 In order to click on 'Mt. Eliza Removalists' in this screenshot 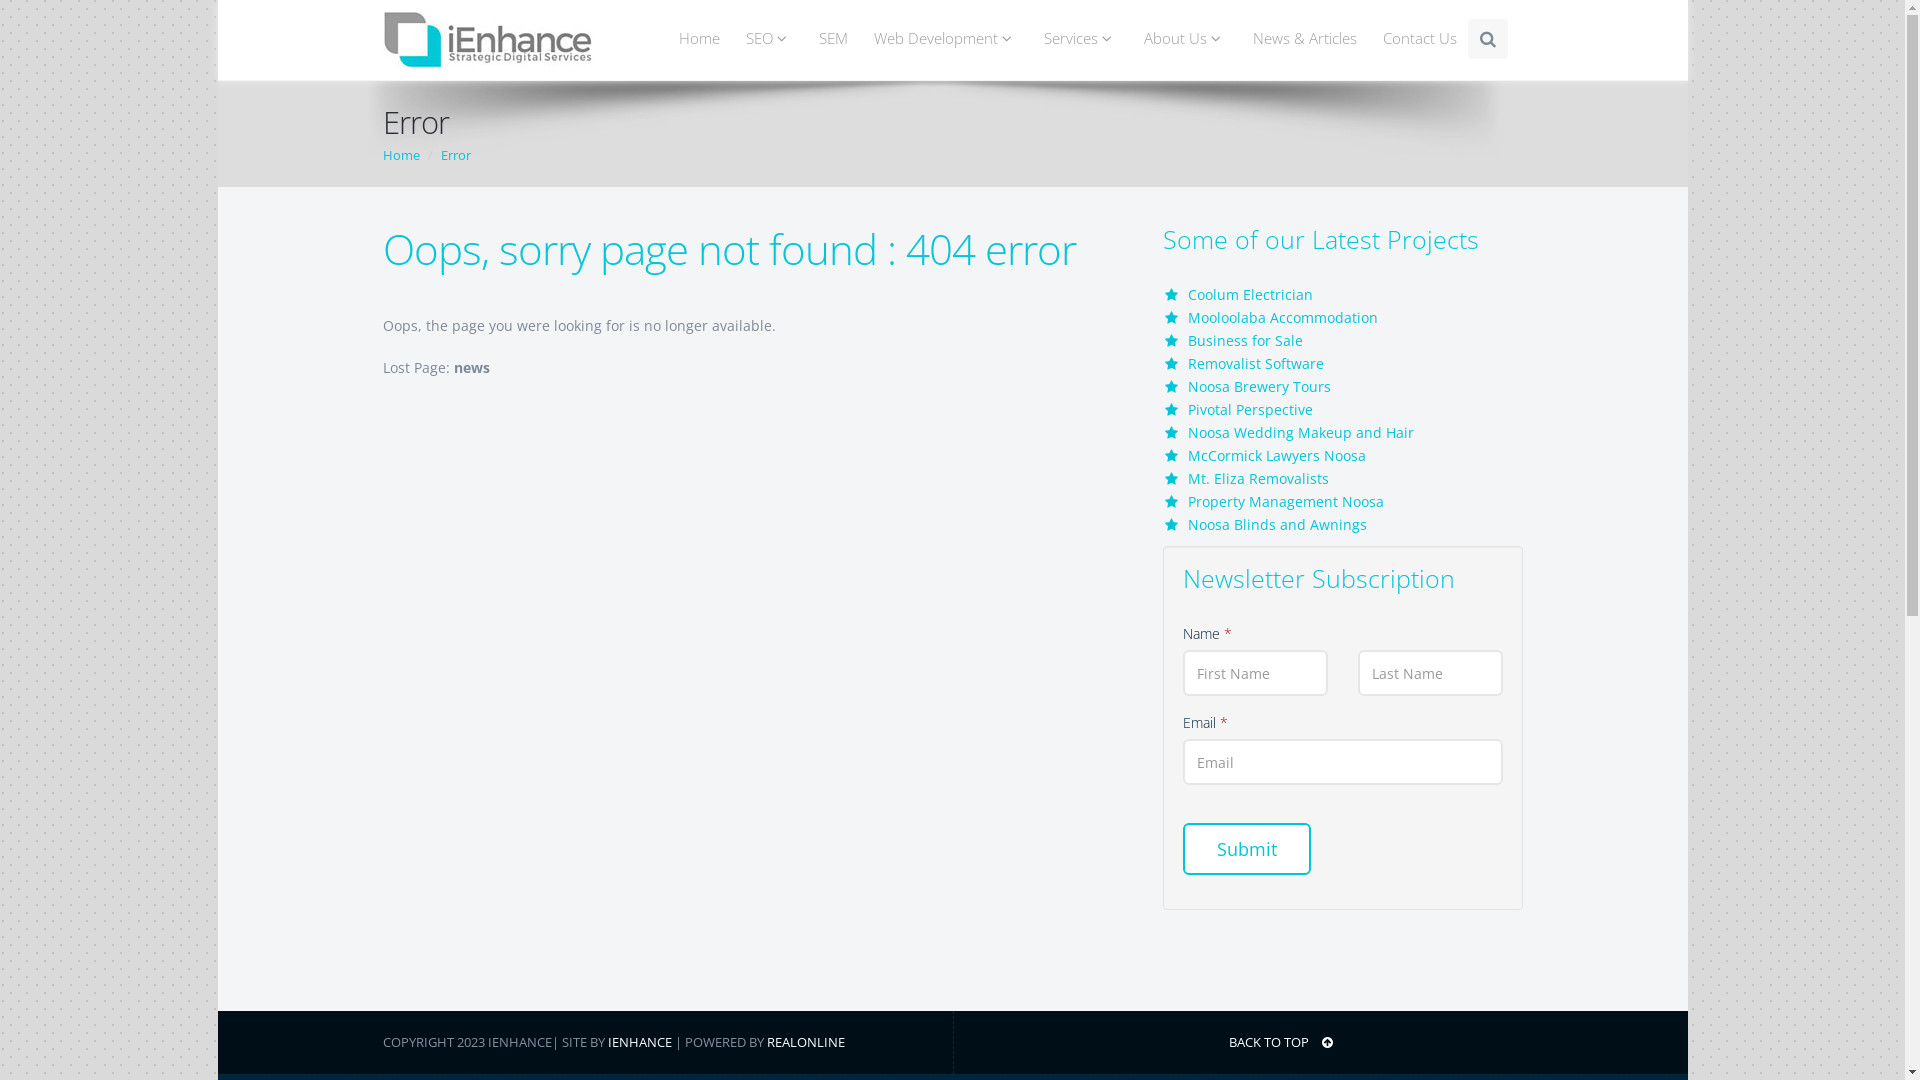, I will do `click(1188, 478)`.